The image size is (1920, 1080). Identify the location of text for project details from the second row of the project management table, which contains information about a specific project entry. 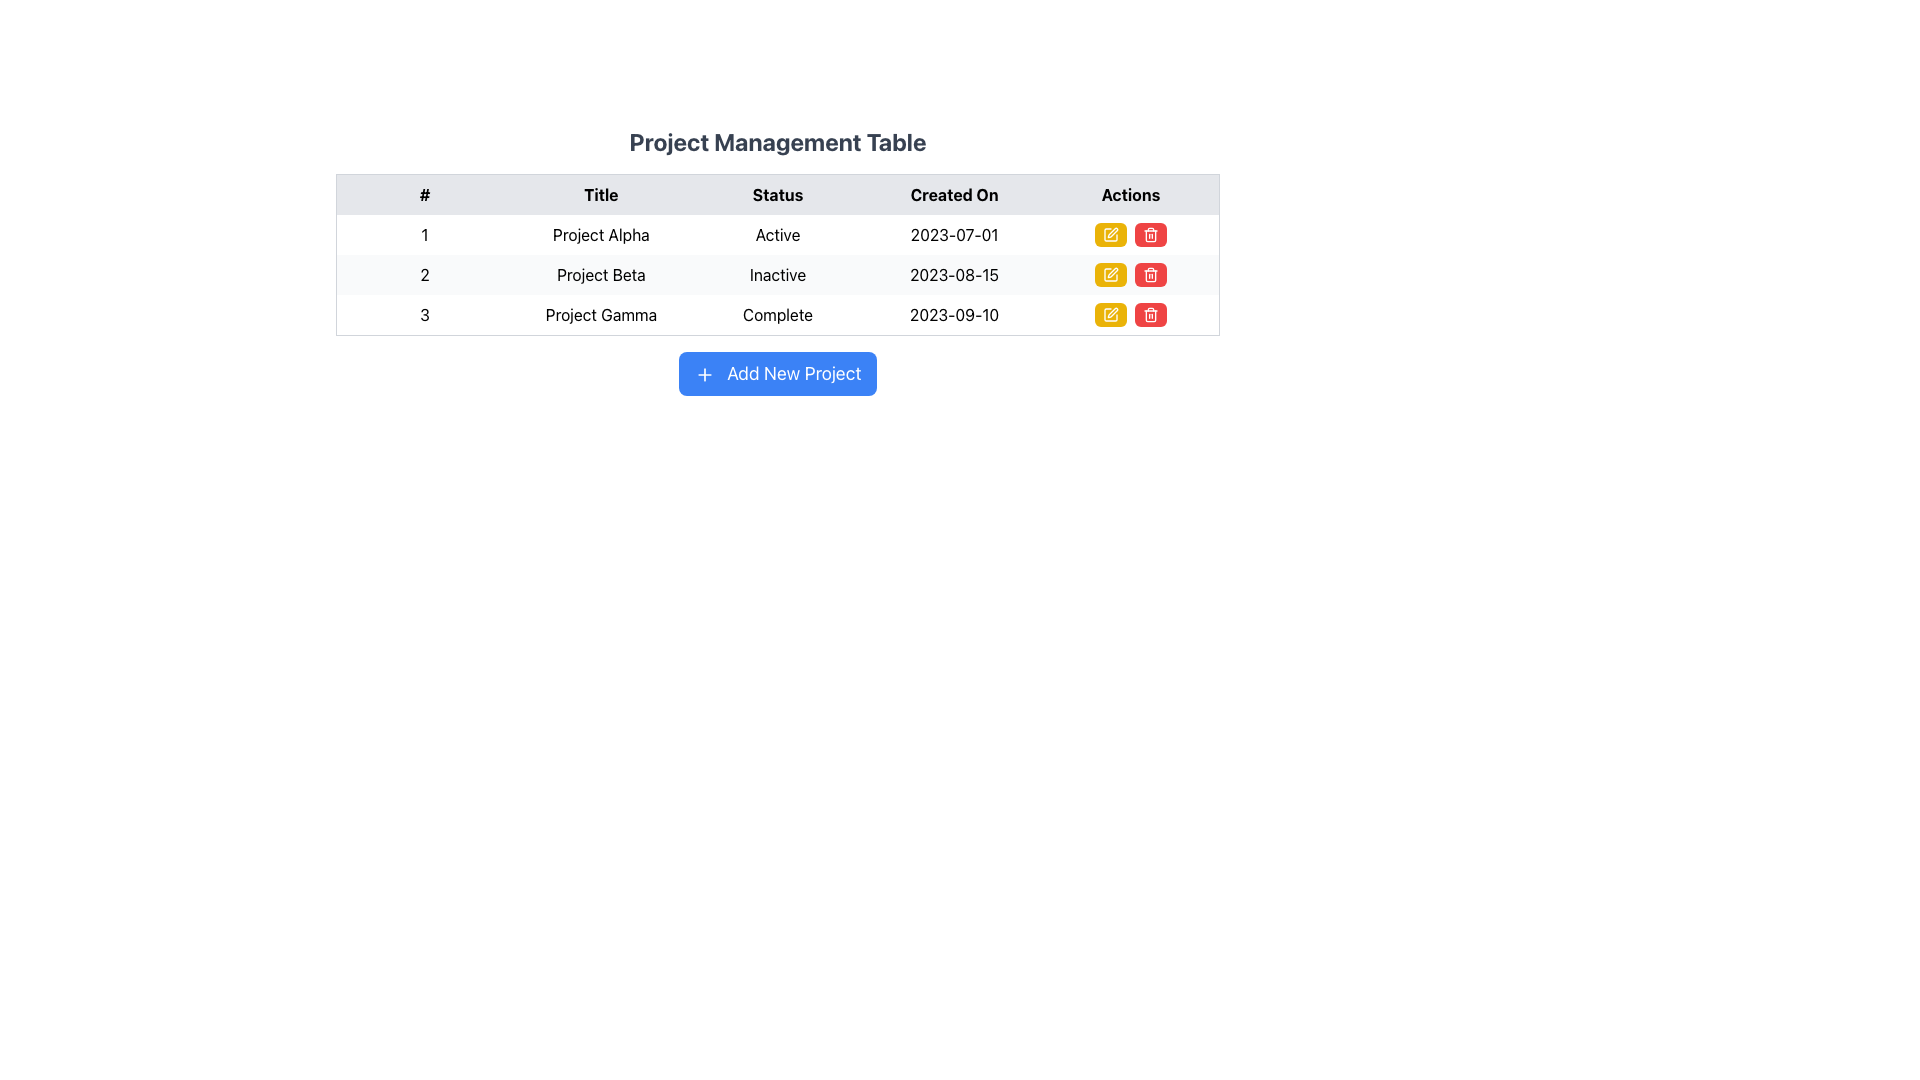
(776, 274).